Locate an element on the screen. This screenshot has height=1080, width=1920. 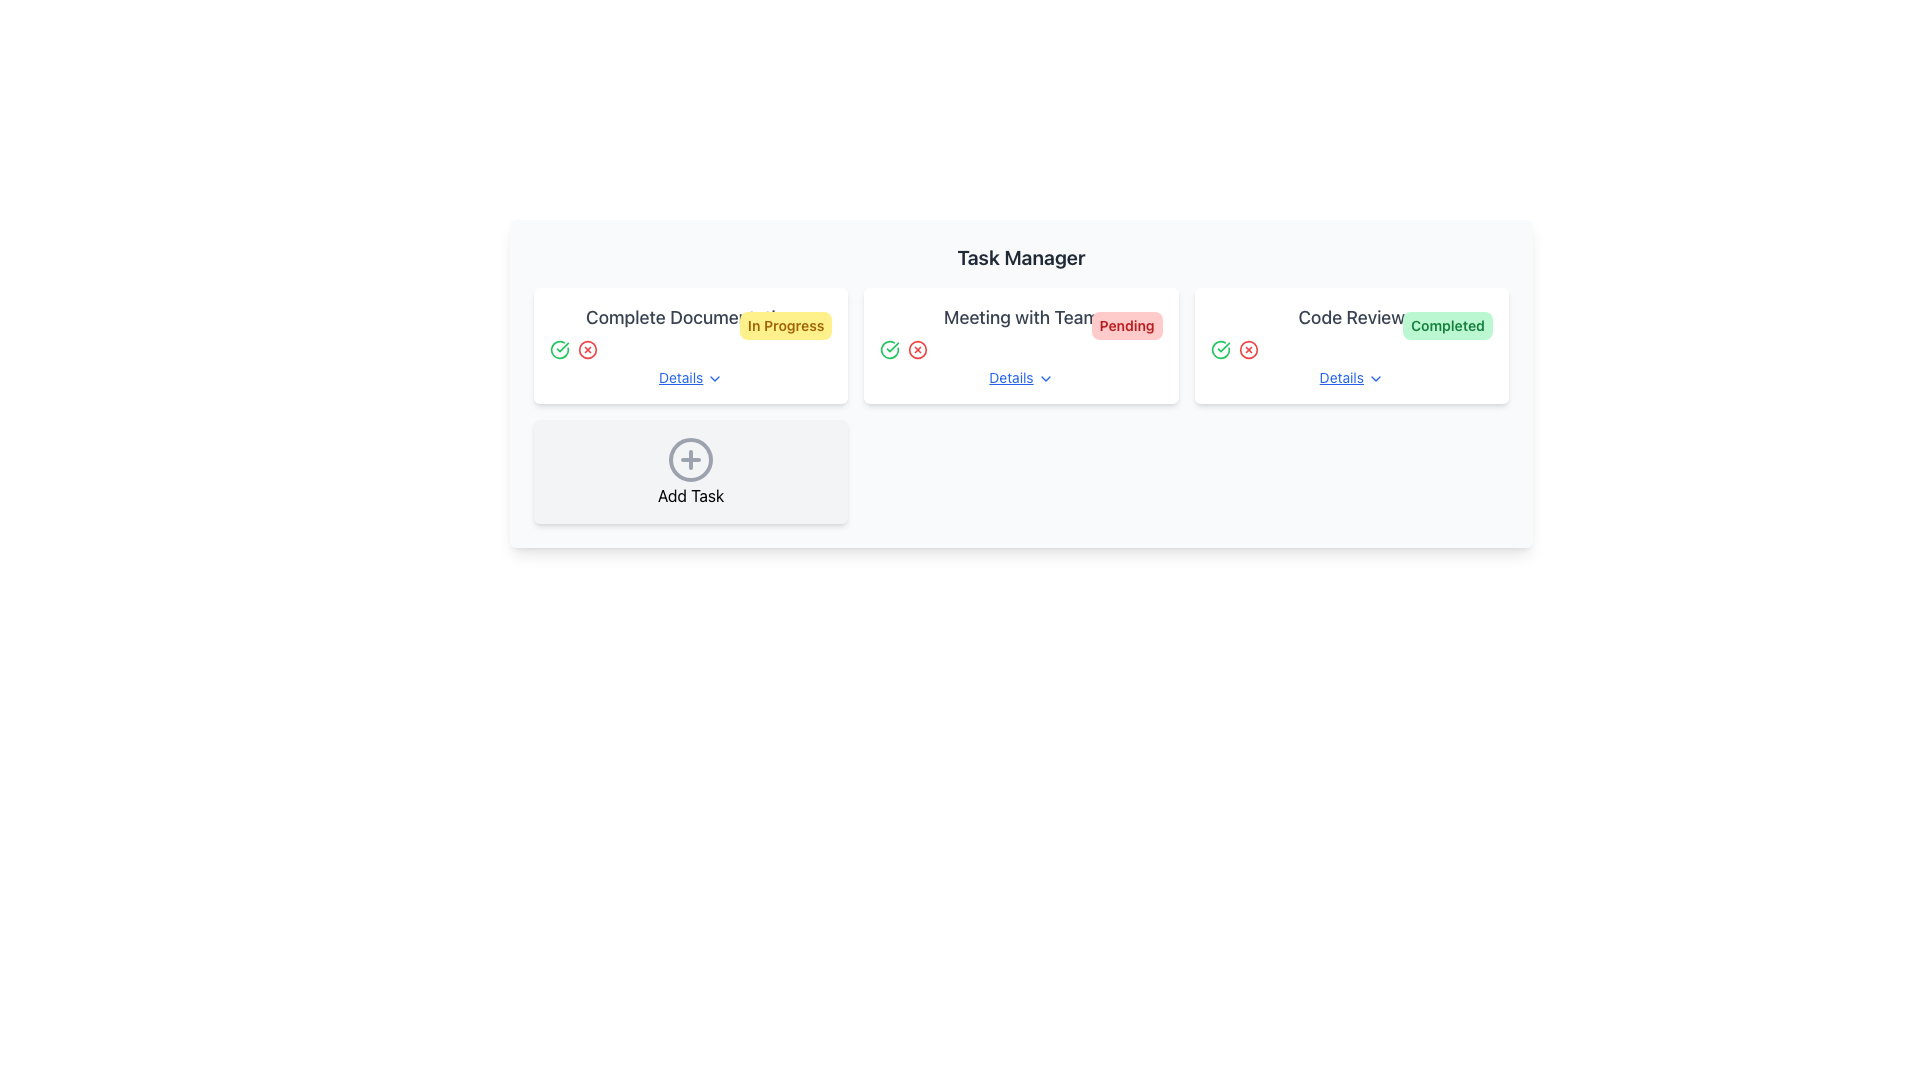
the 'Pending' status indicator badge located at the top-right corner of the 'Meeting with Team' card in the 'Task Manager' section is located at coordinates (1127, 325).